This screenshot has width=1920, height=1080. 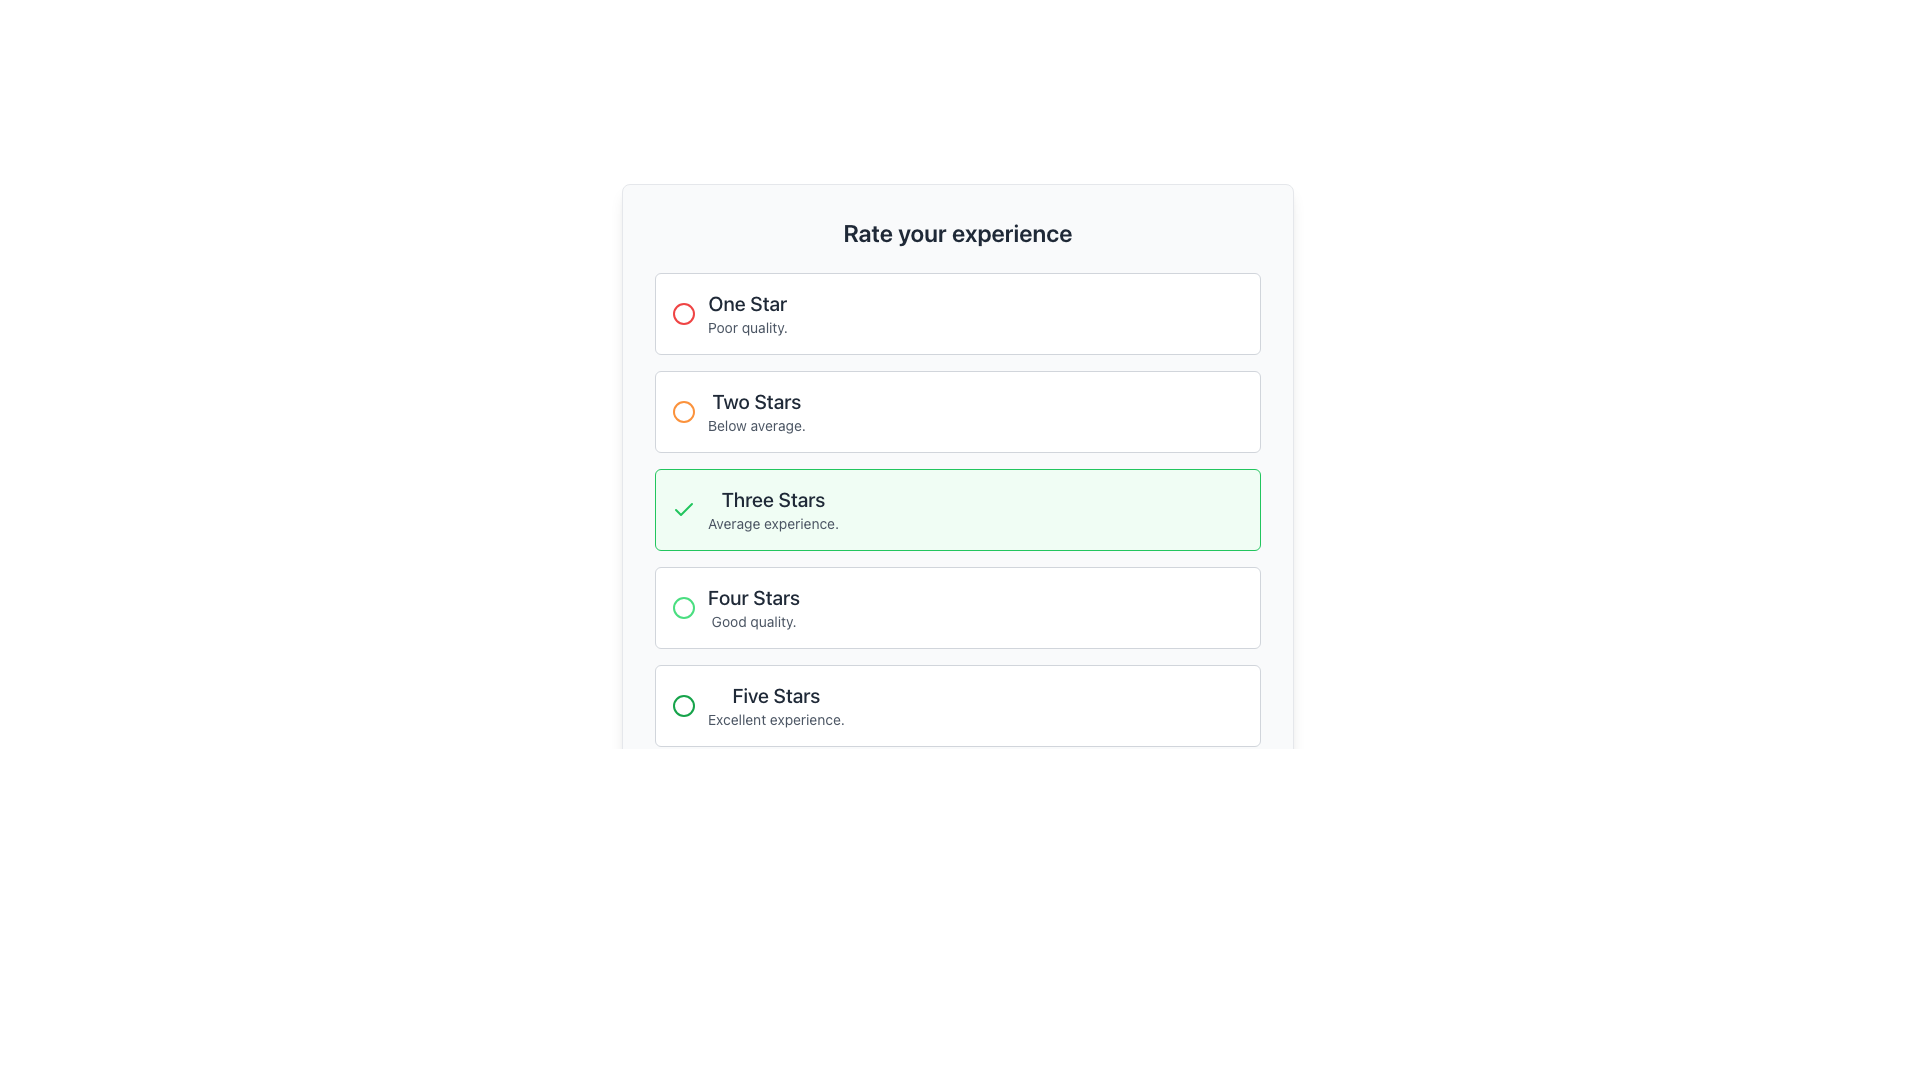 I want to click on the 'One Star' rating label located in the rating section, which is the topmost item in the list of ratings, so click(x=746, y=304).